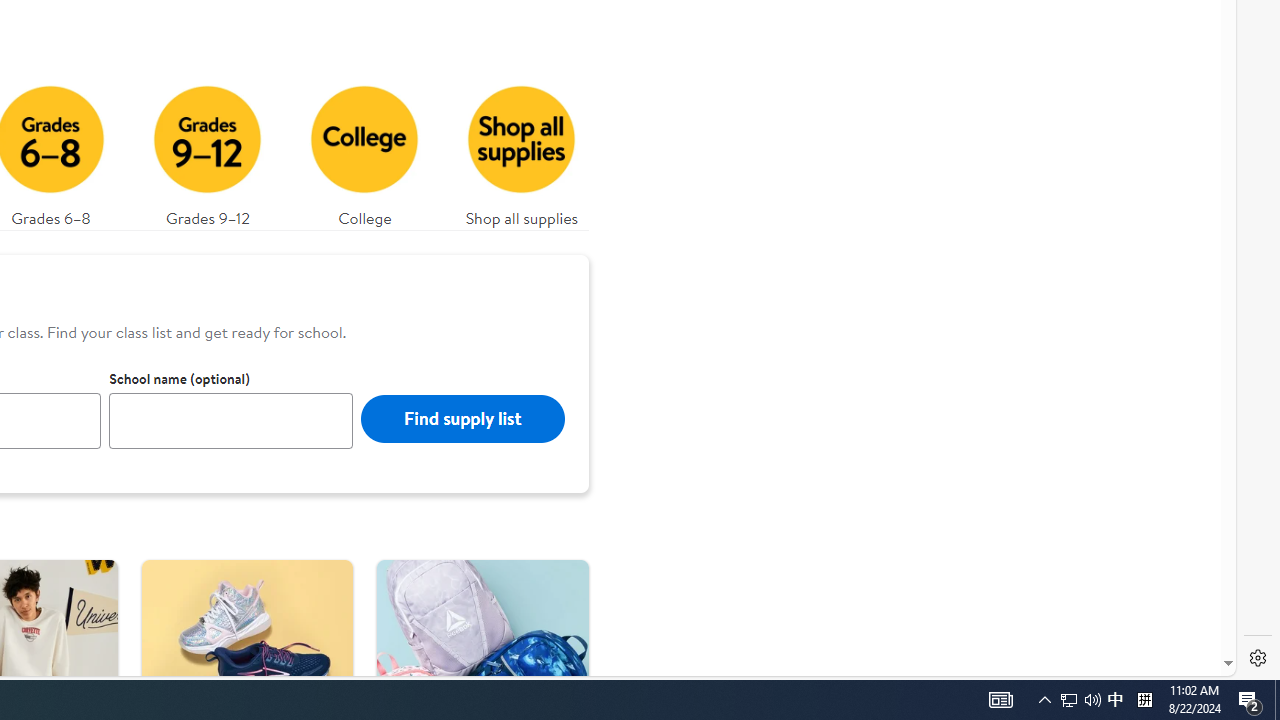  Describe the element at coordinates (231, 419) in the screenshot. I see `'School name (optional)'` at that location.